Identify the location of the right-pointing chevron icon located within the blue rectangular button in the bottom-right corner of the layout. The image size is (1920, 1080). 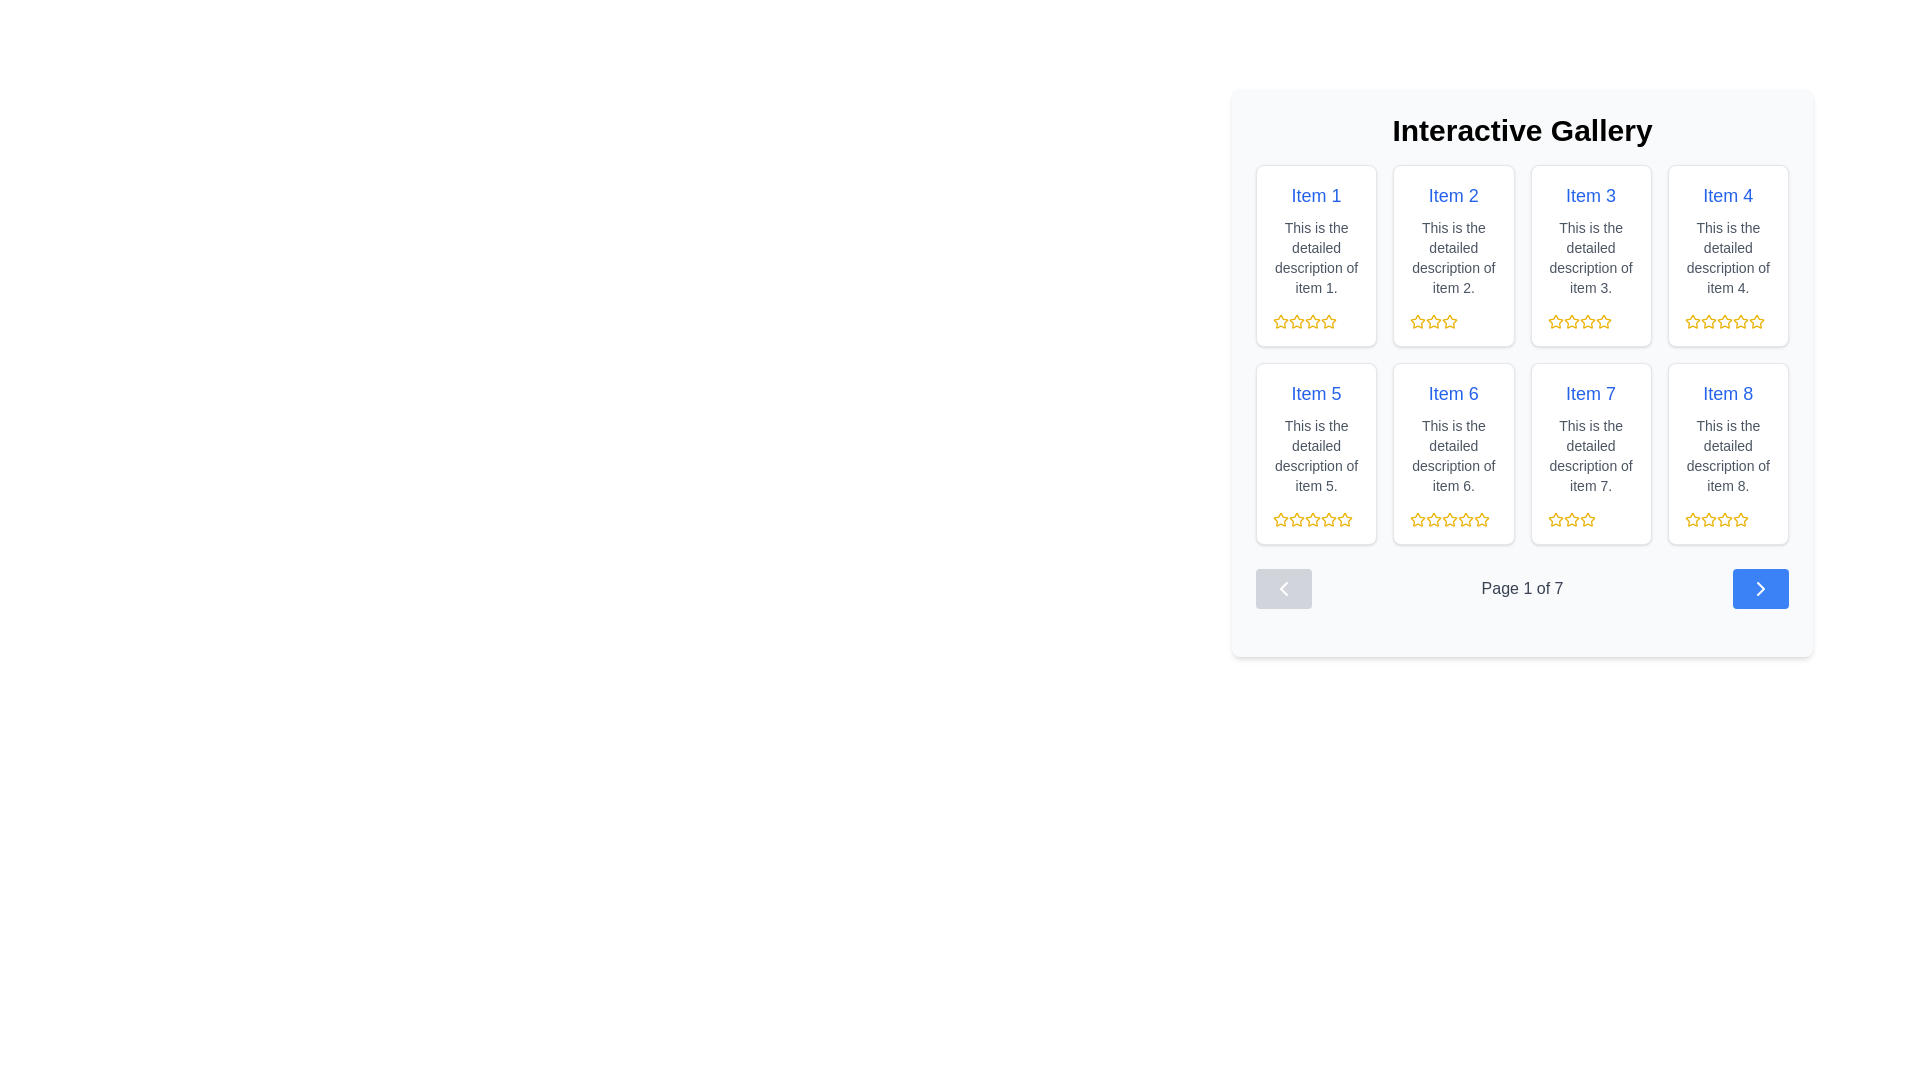
(1761, 588).